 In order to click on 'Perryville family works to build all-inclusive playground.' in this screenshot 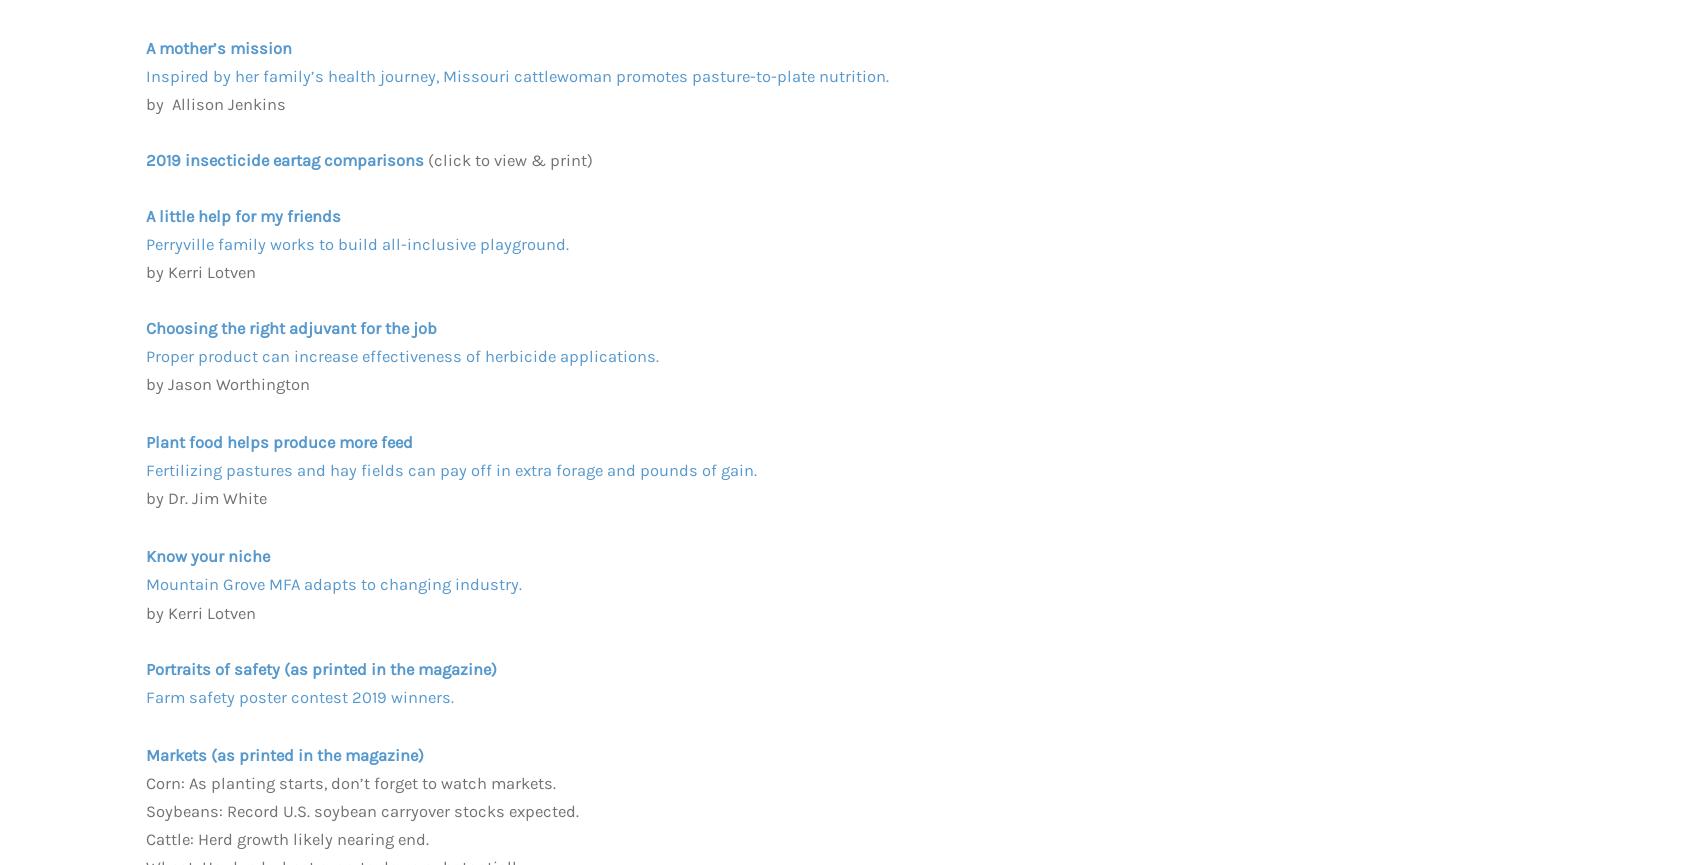, I will do `click(357, 243)`.